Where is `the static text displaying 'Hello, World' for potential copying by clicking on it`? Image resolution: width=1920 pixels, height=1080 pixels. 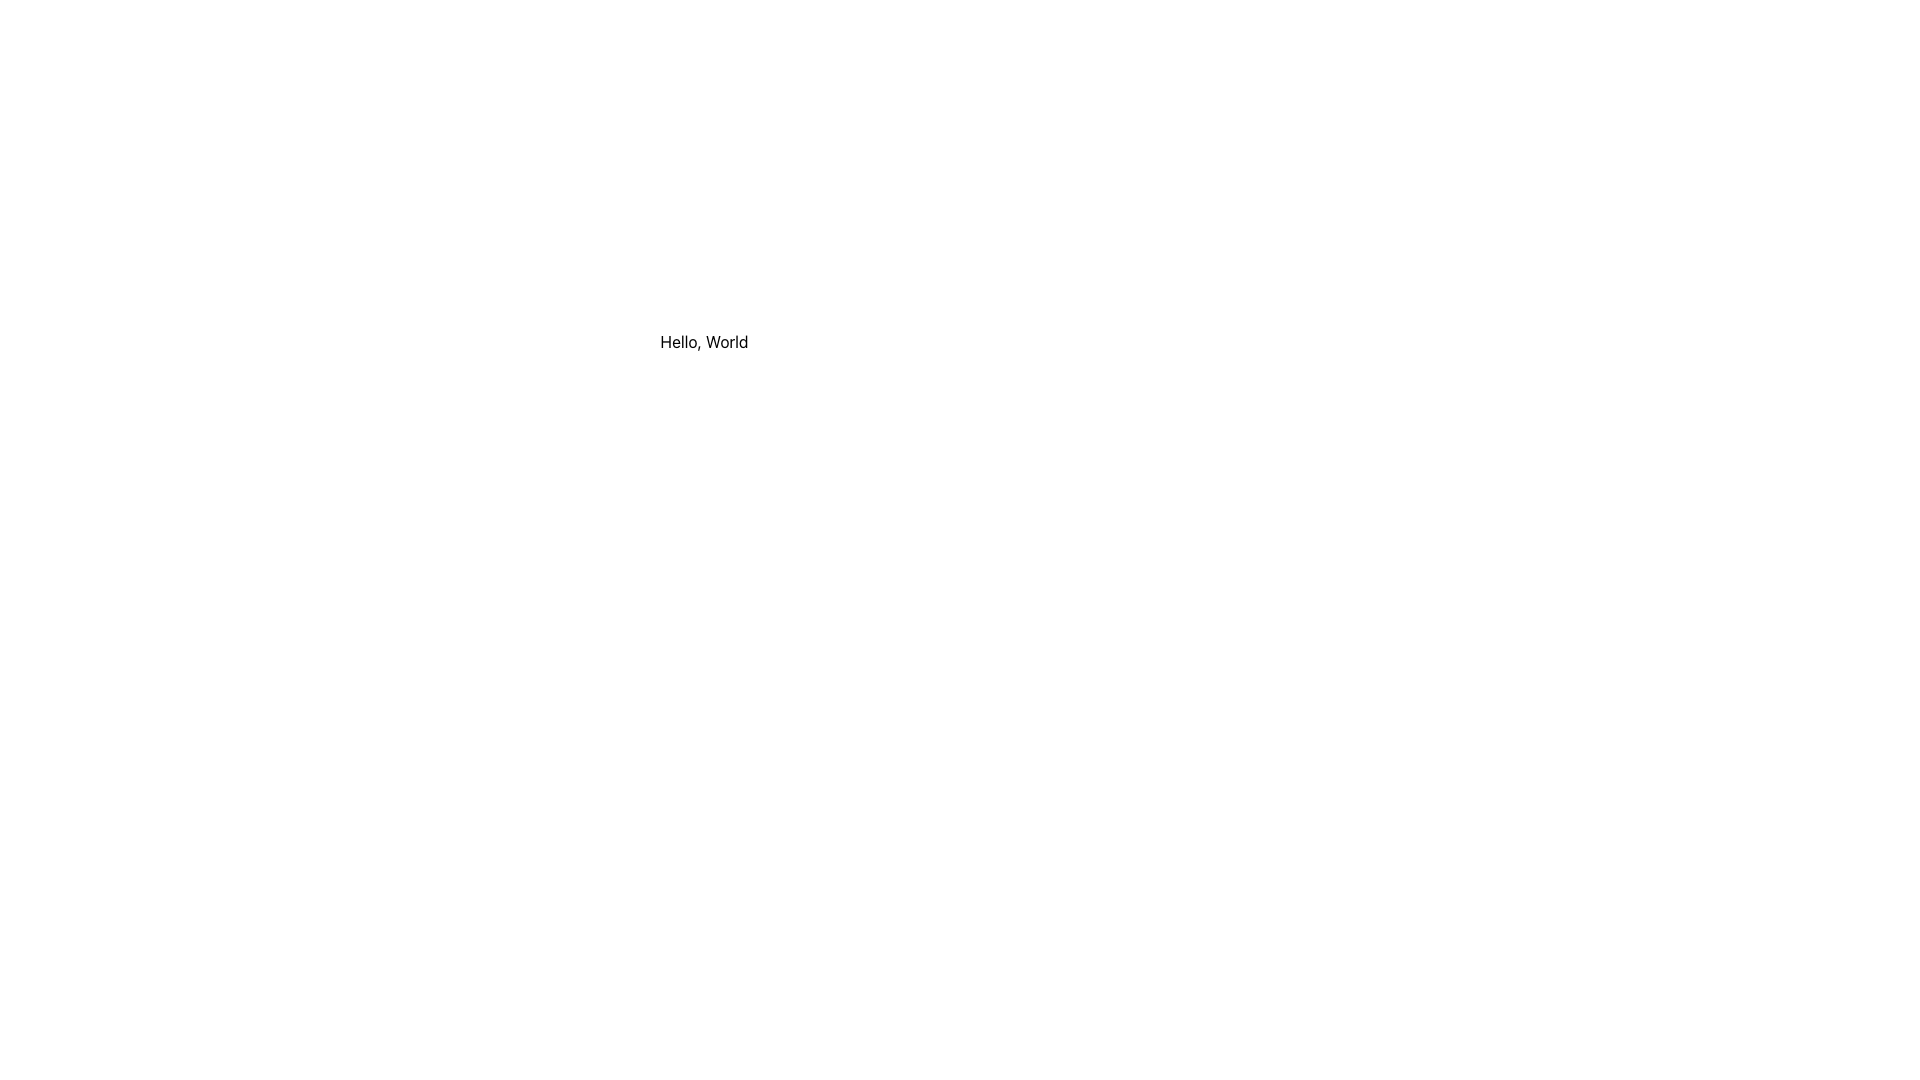 the static text displaying 'Hello, World' for potential copying by clicking on it is located at coordinates (704, 341).